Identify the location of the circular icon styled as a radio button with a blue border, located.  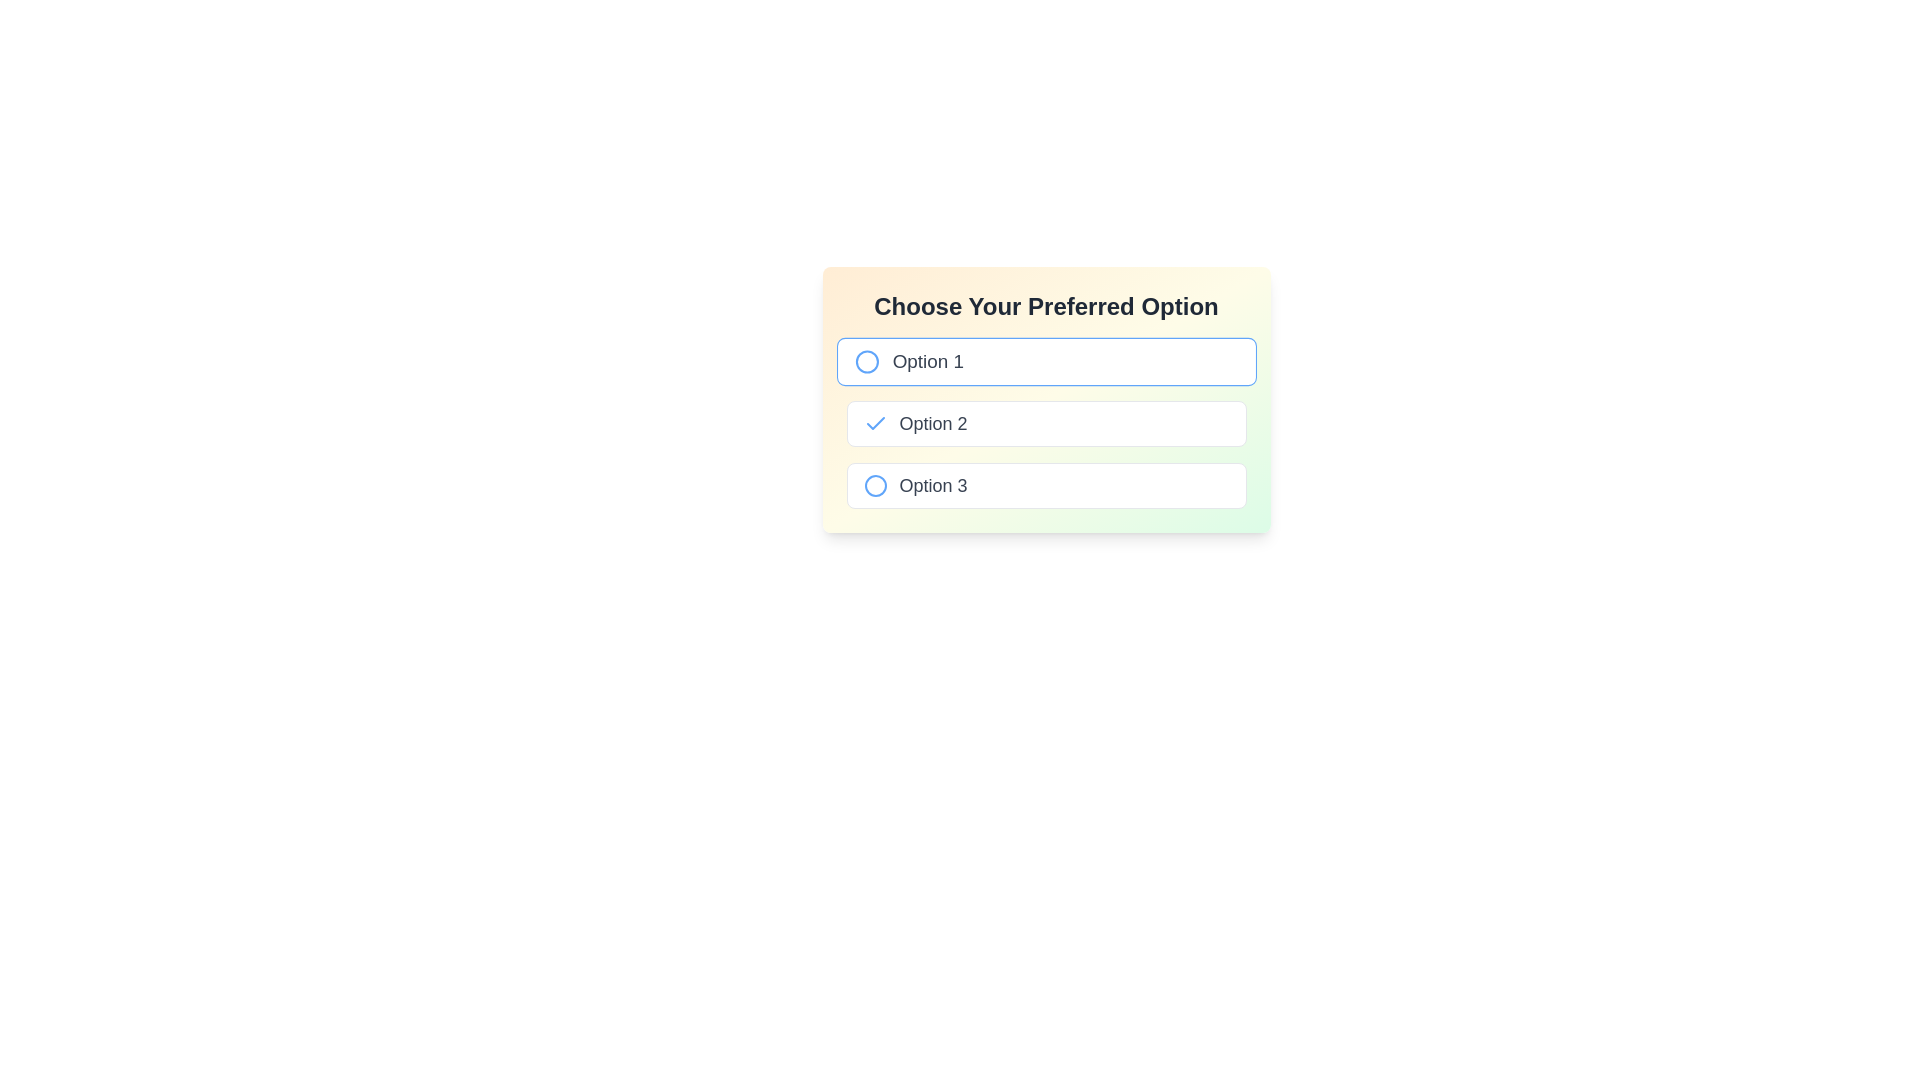
(866, 362).